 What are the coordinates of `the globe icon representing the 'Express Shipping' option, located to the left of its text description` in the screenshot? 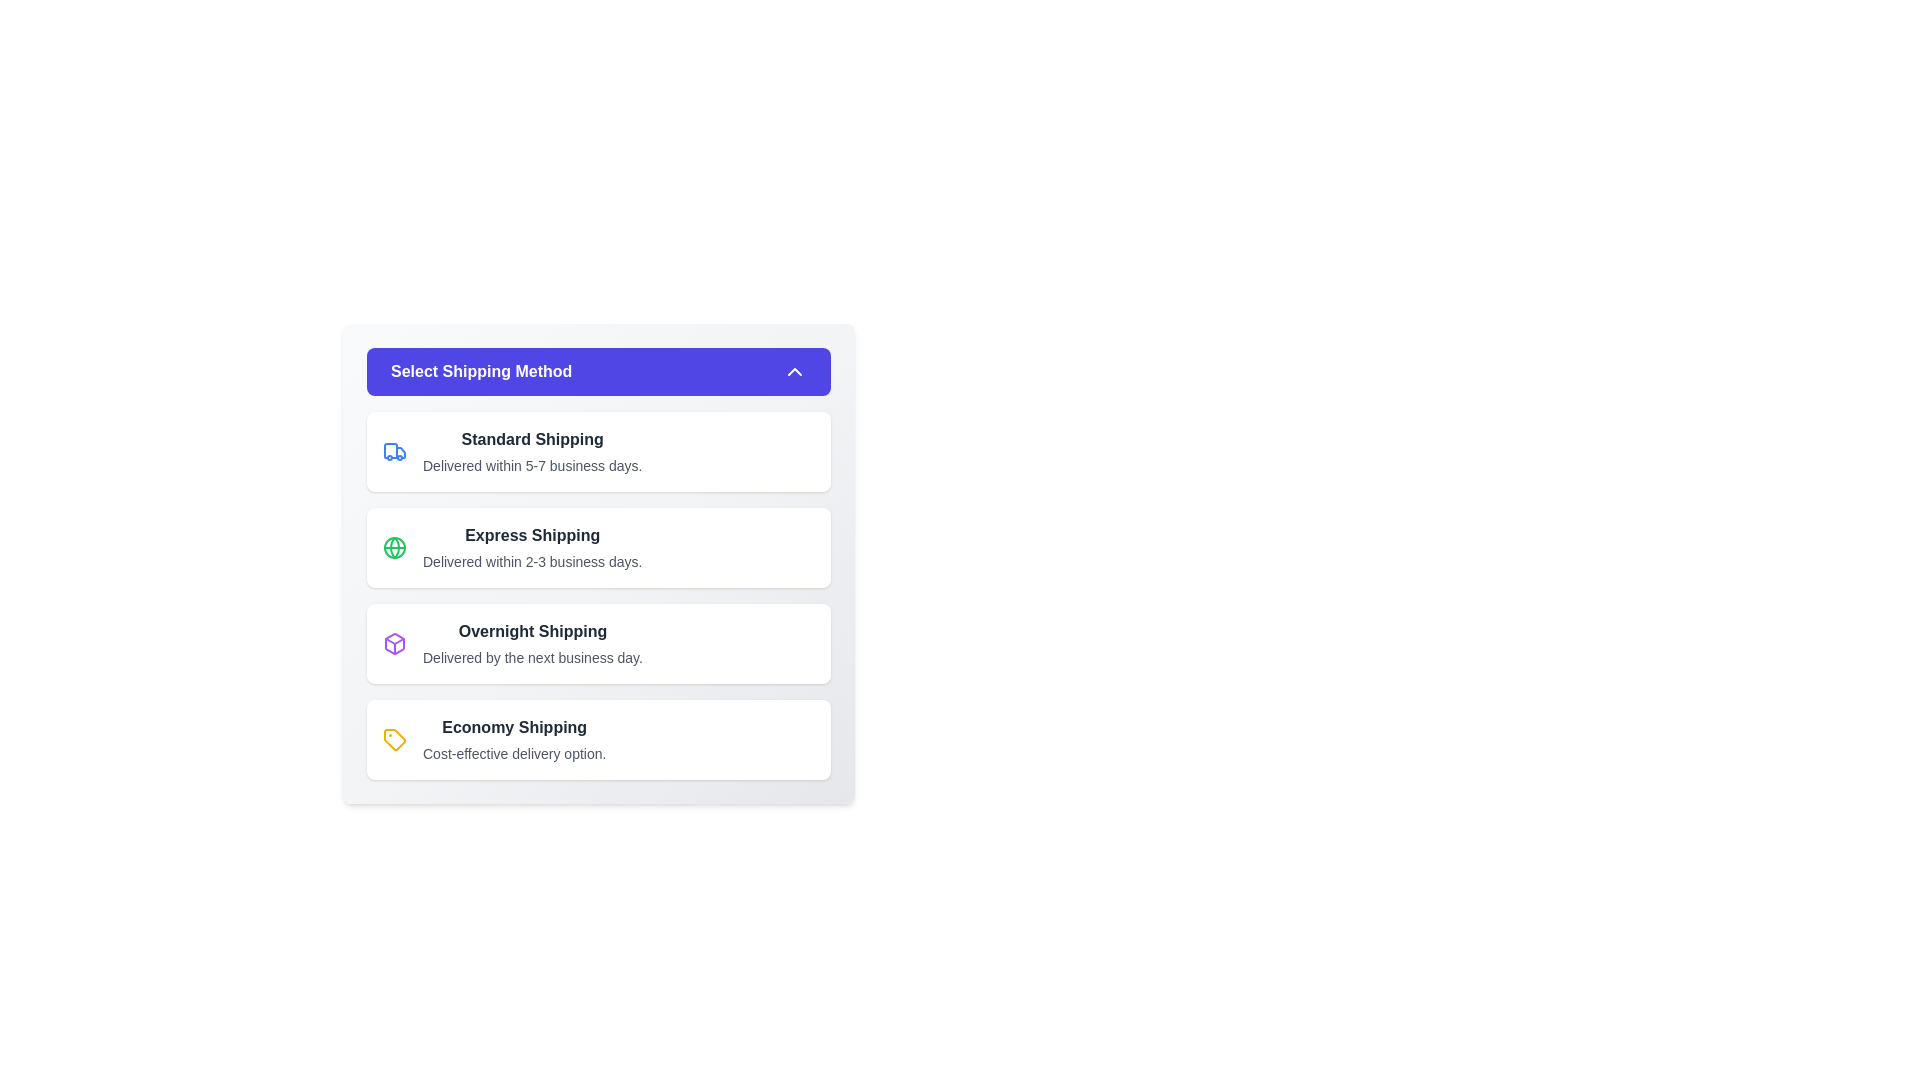 It's located at (394, 547).